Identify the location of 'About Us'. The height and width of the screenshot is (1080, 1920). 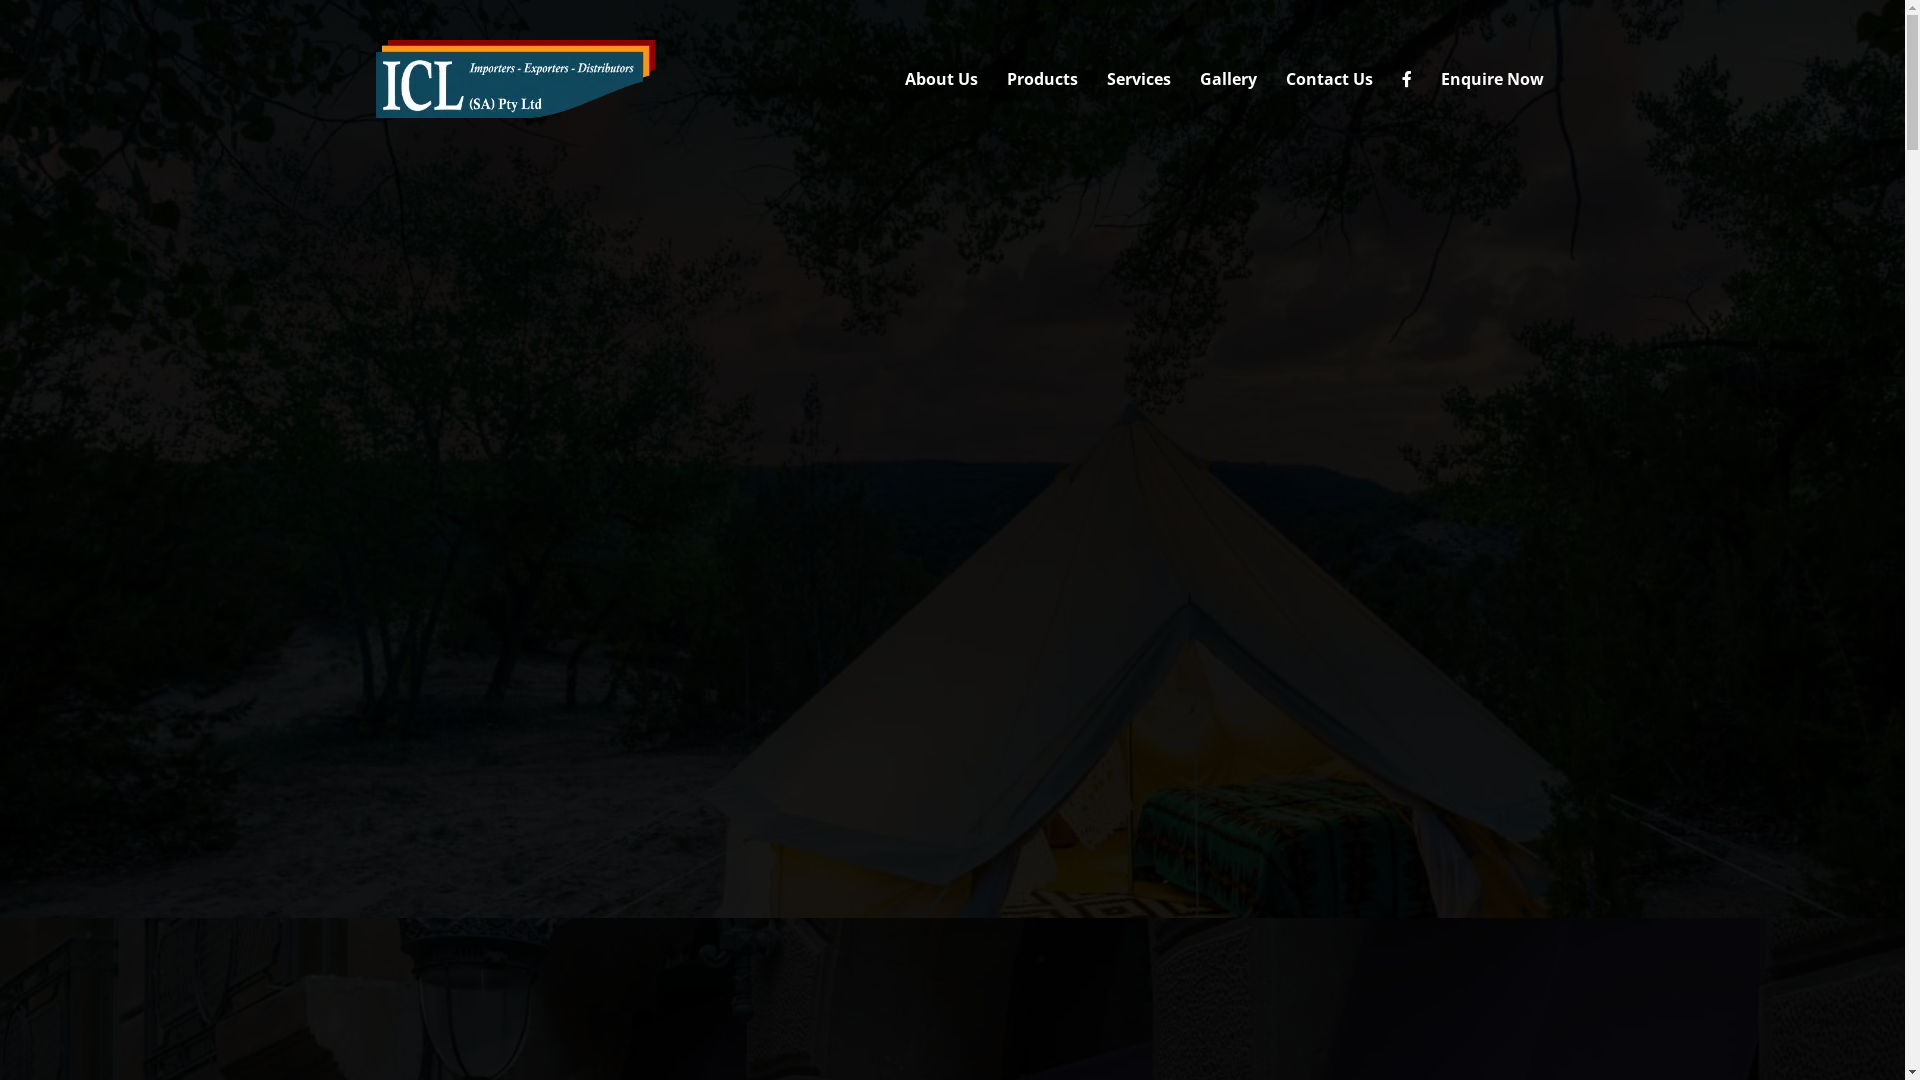
(939, 77).